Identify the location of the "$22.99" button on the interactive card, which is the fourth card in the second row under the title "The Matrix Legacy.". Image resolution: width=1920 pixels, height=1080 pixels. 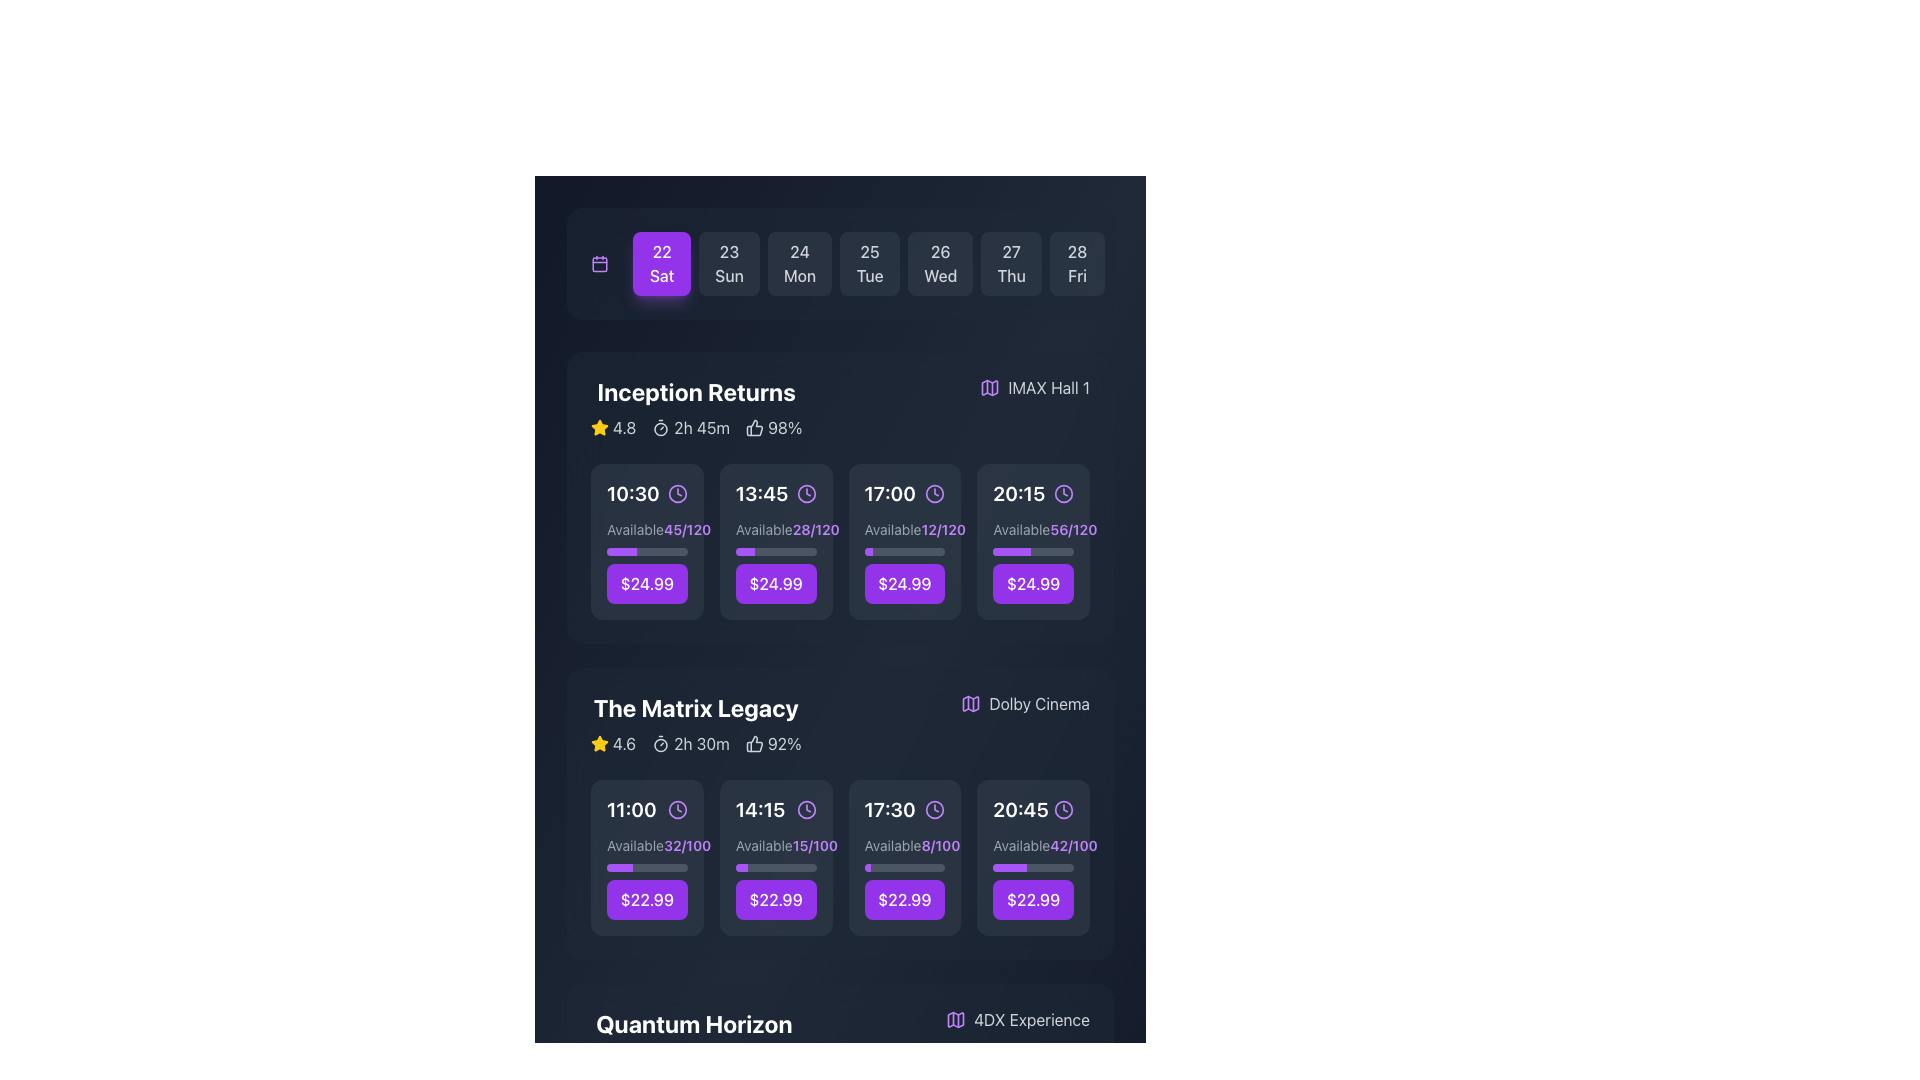
(1033, 856).